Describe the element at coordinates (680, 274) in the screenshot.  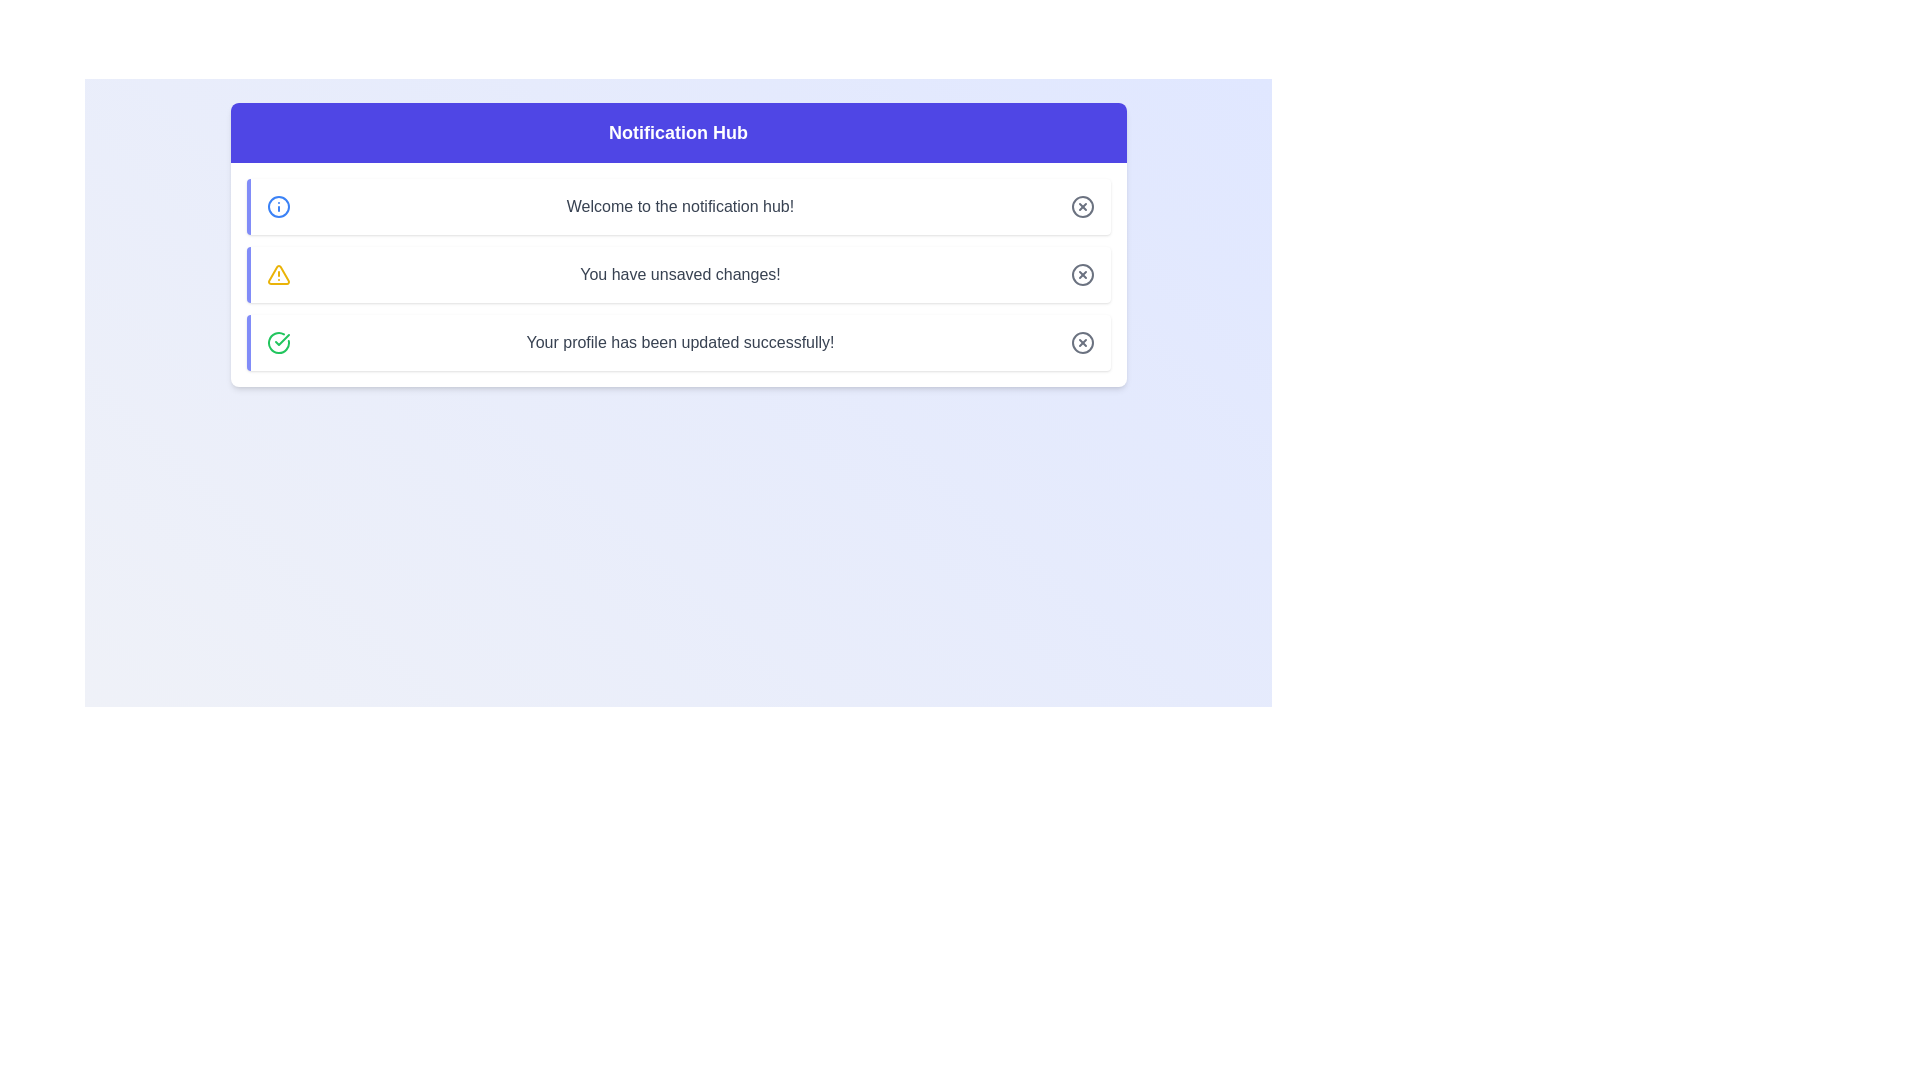
I see `the static text that informs the user about unsaved changes in their current session within the notification component` at that location.